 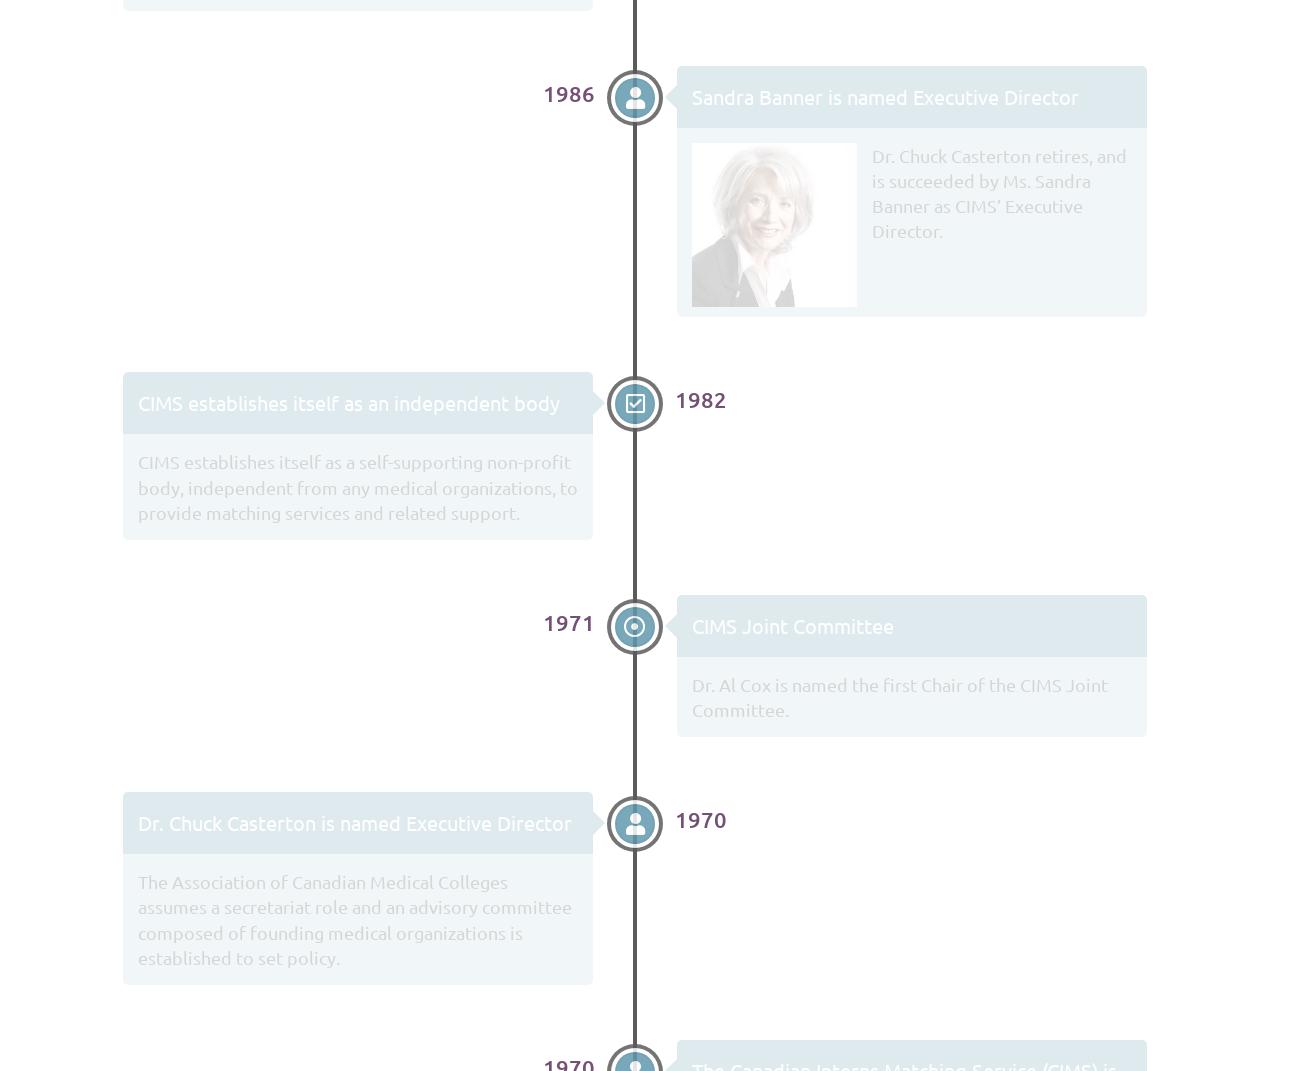 I want to click on 'CIMS establishes itself as an independent body', so click(x=348, y=402).